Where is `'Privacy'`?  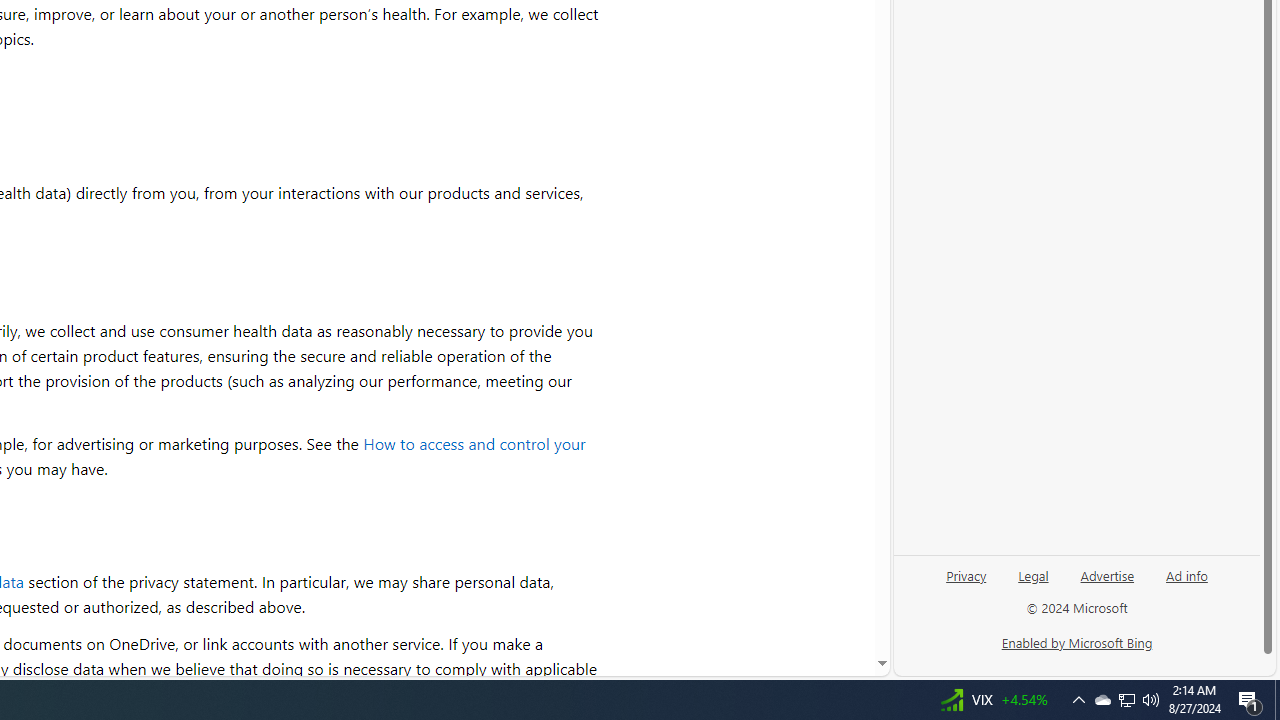
'Privacy' is located at coordinates (966, 574).